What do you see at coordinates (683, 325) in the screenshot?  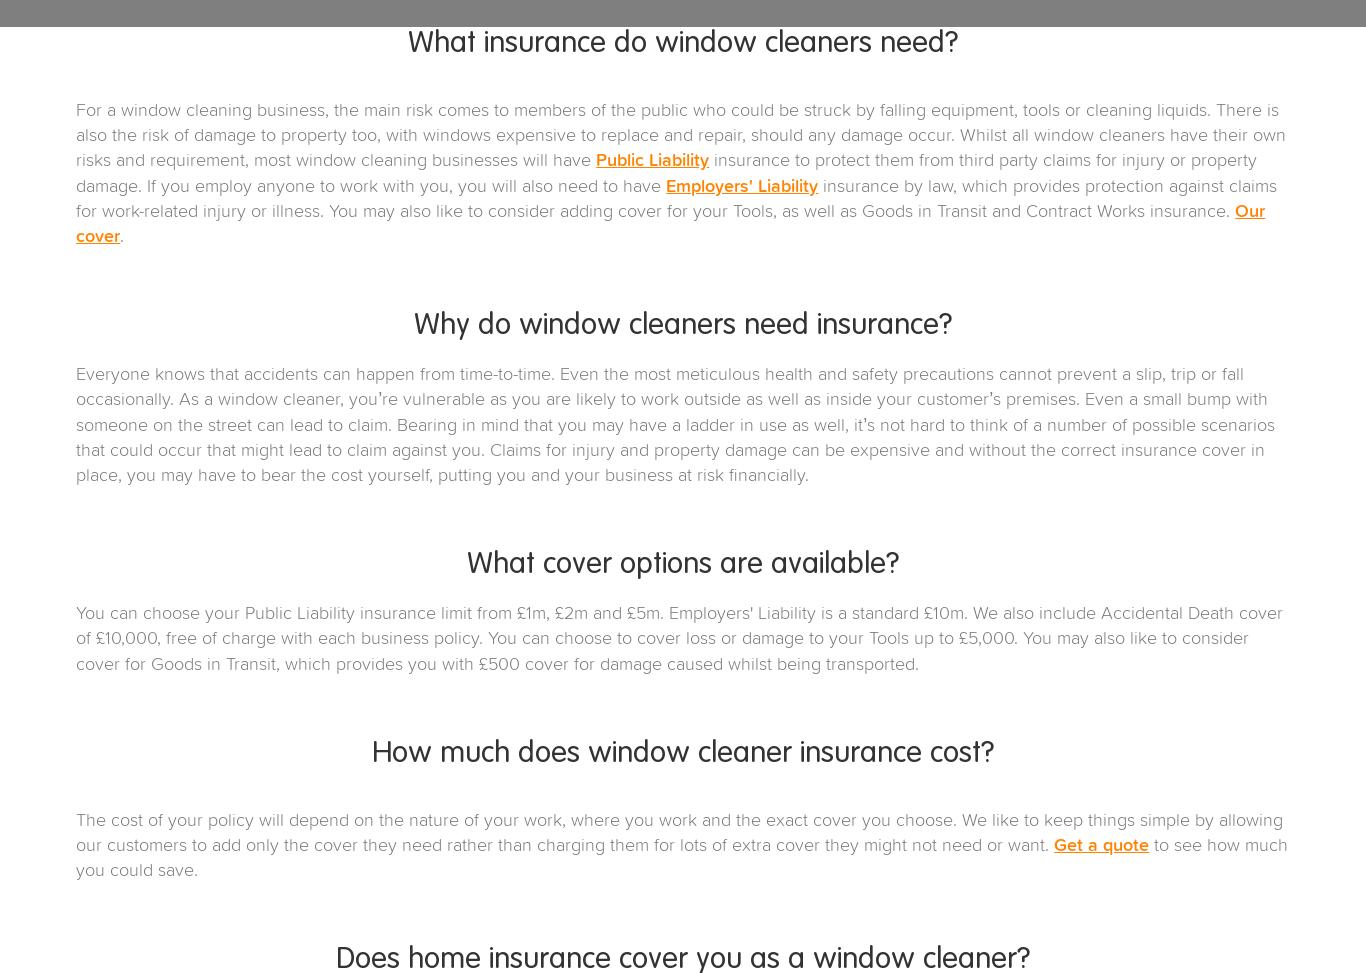 I see `'Why do window cleaners need insurance?'` at bounding box center [683, 325].